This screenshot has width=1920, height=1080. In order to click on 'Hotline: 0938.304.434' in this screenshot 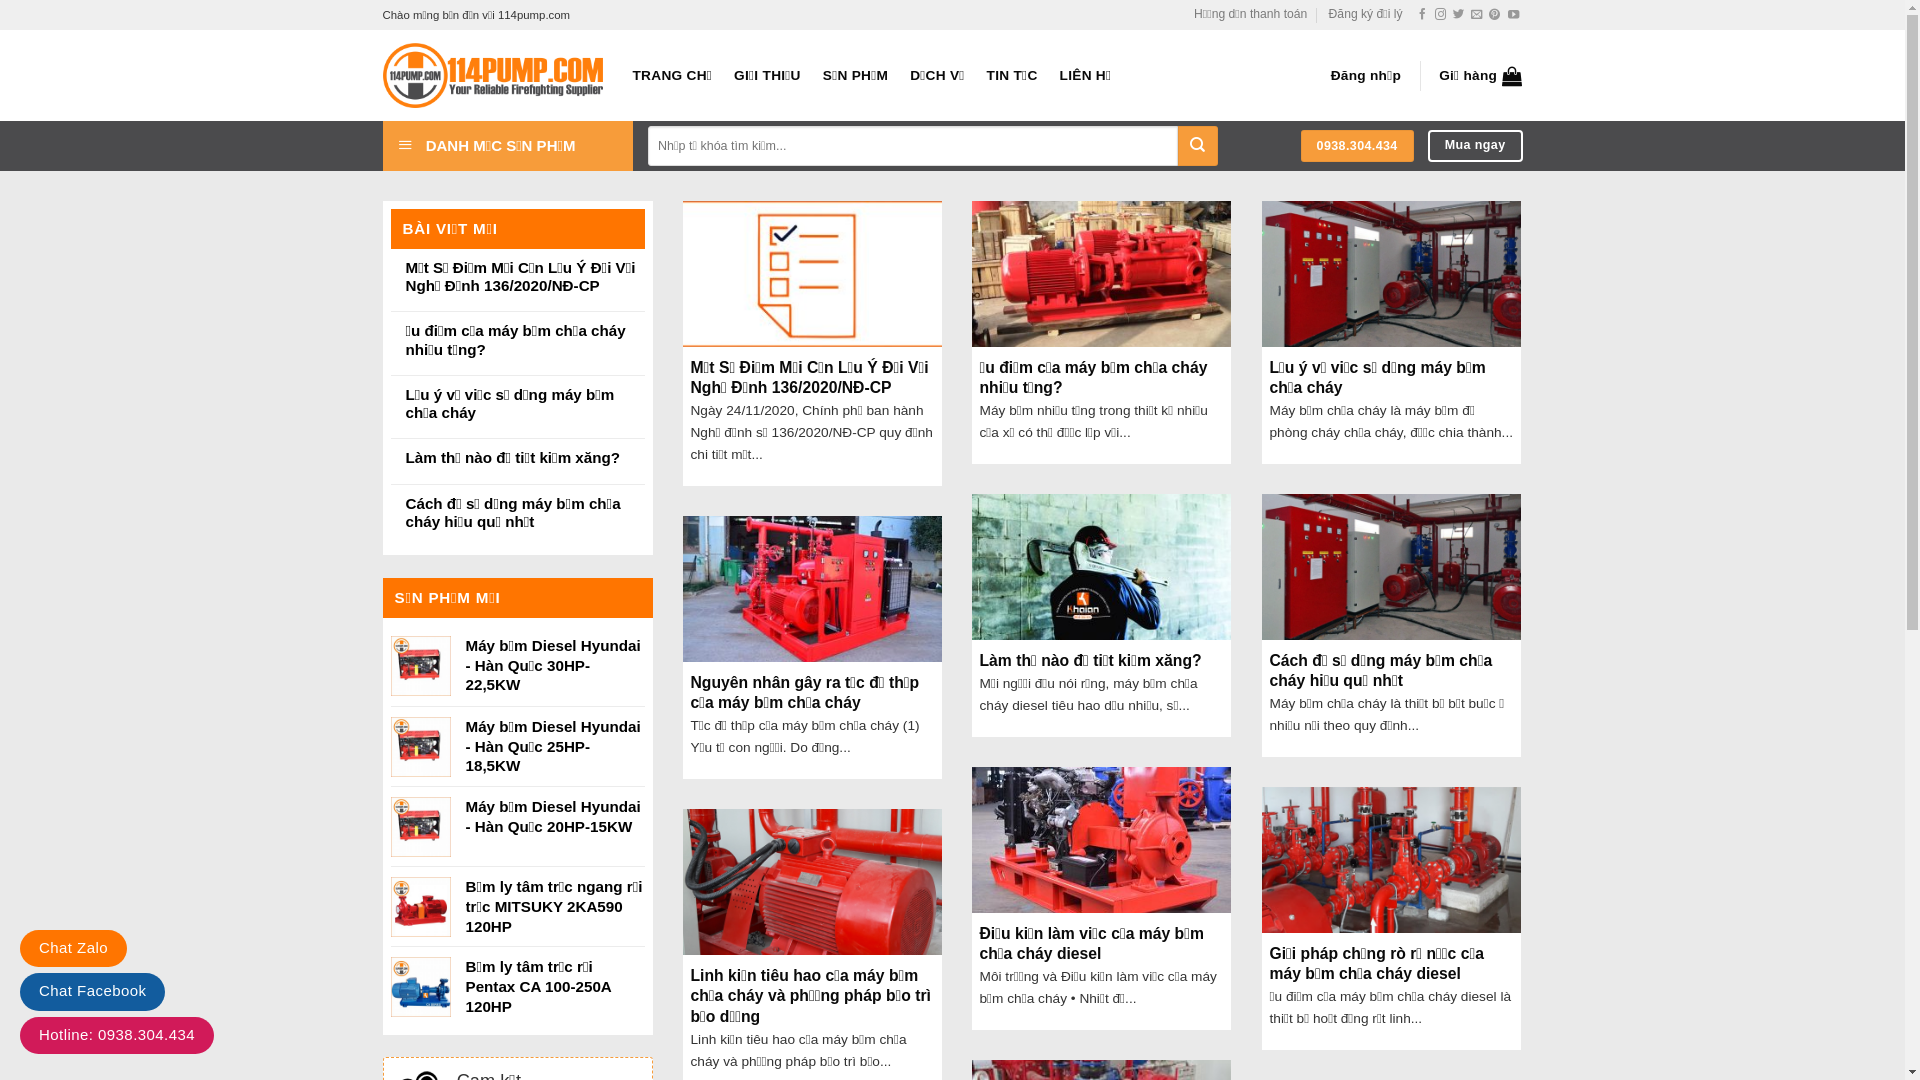, I will do `click(115, 1035)`.